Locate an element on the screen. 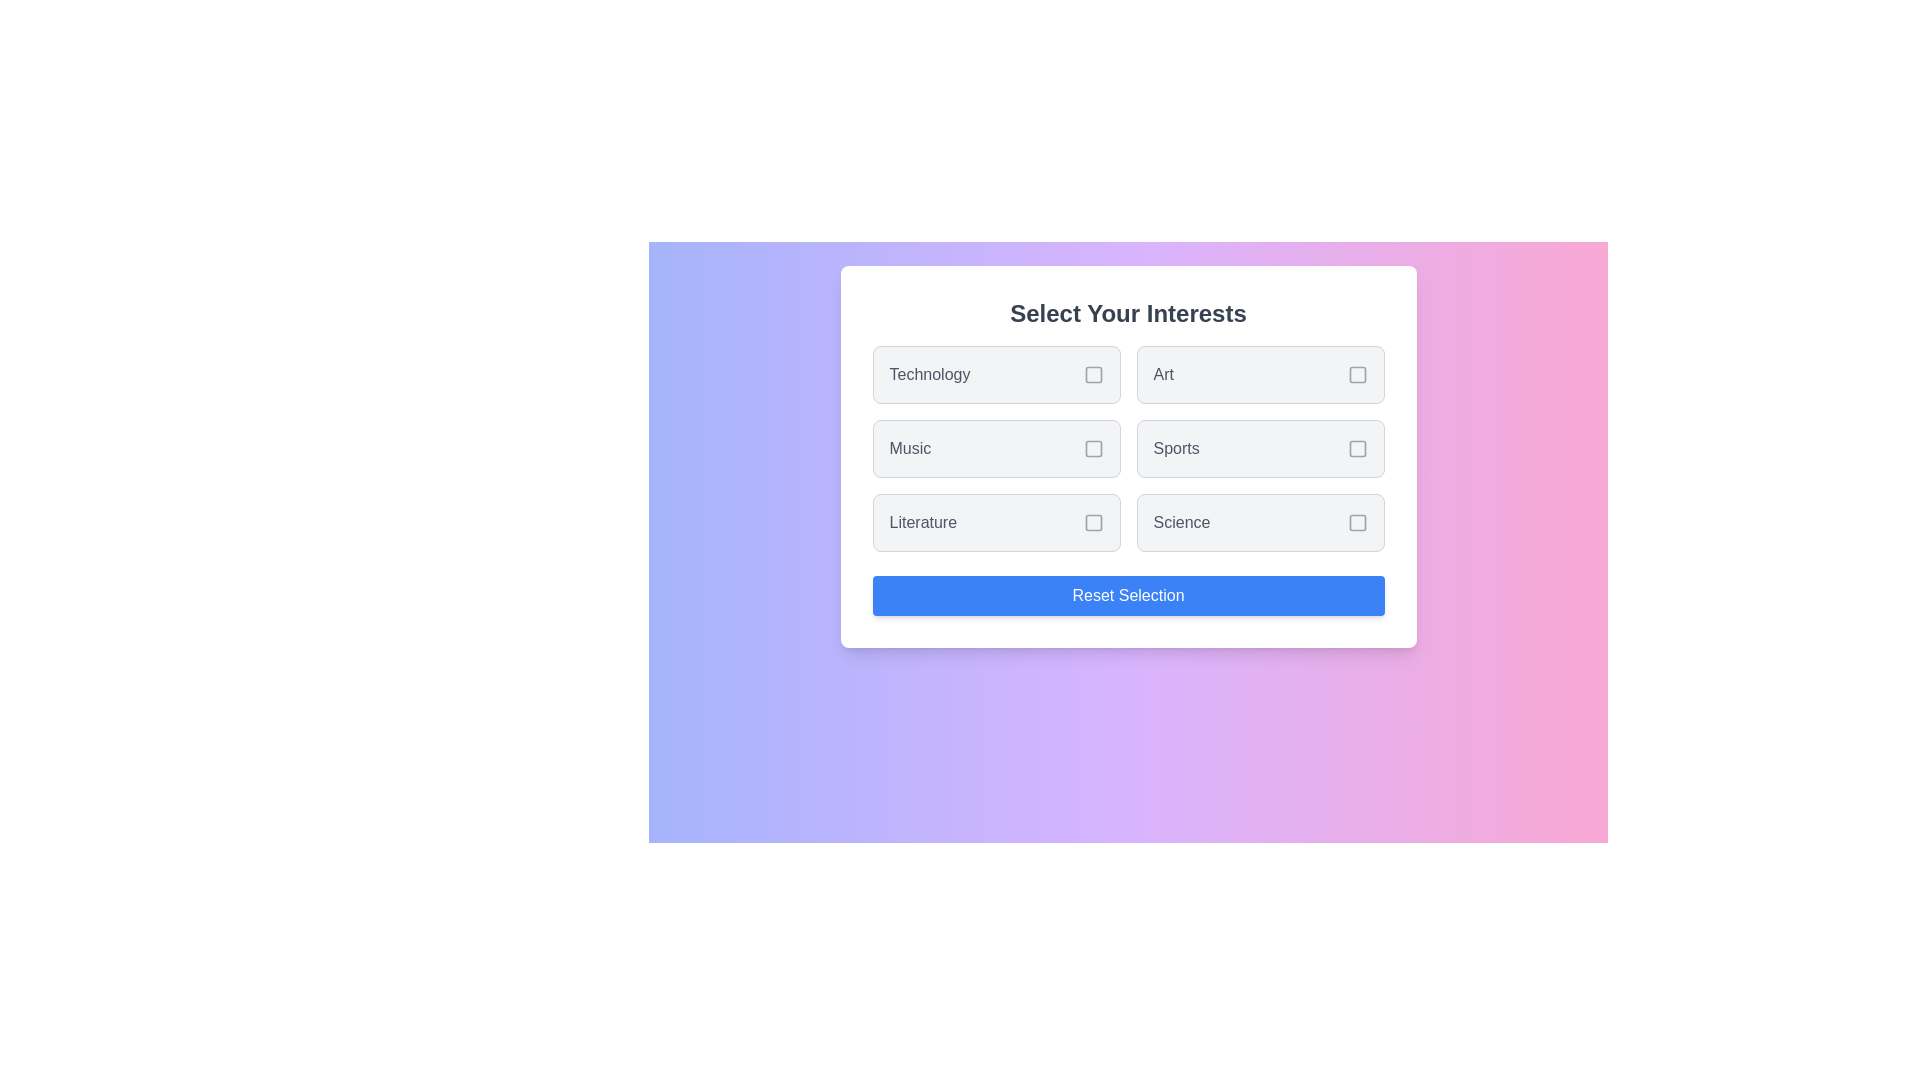 The height and width of the screenshot is (1080, 1920). the interest item labeled Technology is located at coordinates (996, 374).